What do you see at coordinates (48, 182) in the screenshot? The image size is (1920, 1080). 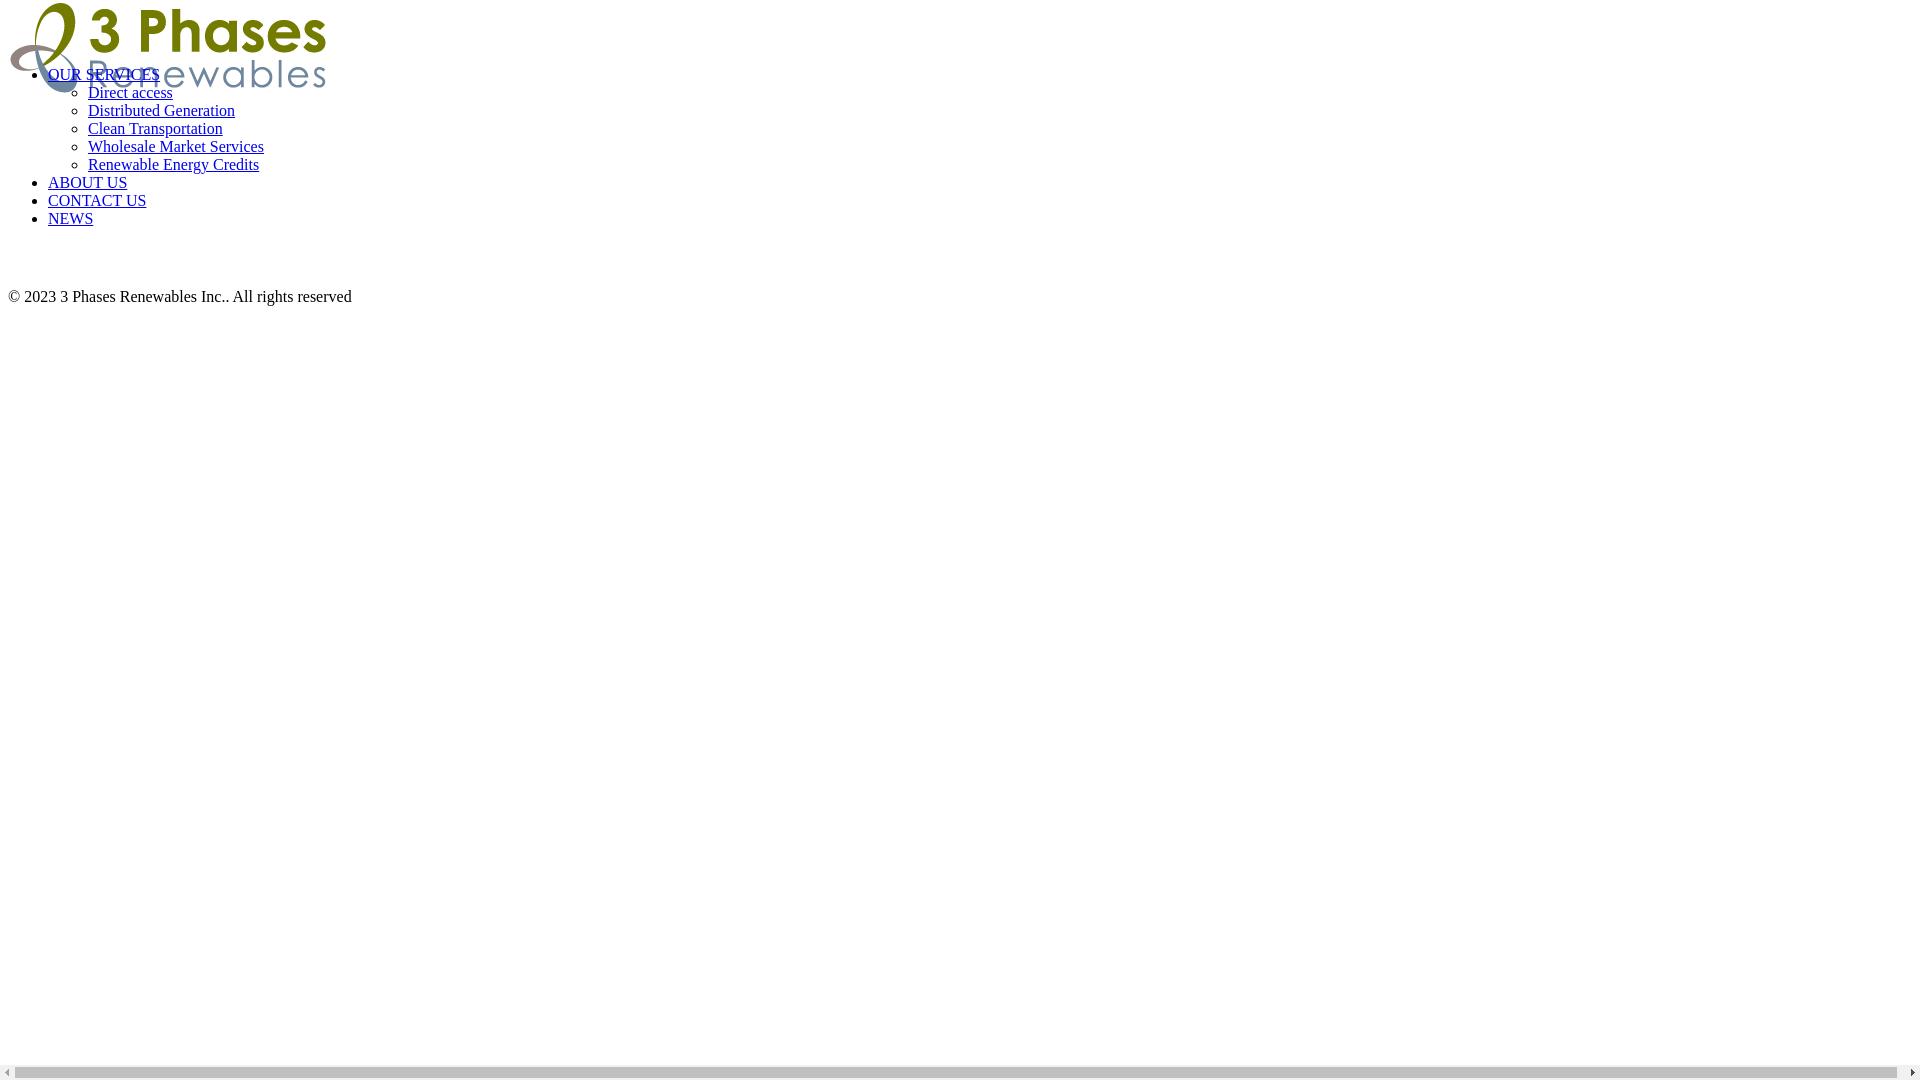 I see `'ABOUT US'` at bounding box center [48, 182].